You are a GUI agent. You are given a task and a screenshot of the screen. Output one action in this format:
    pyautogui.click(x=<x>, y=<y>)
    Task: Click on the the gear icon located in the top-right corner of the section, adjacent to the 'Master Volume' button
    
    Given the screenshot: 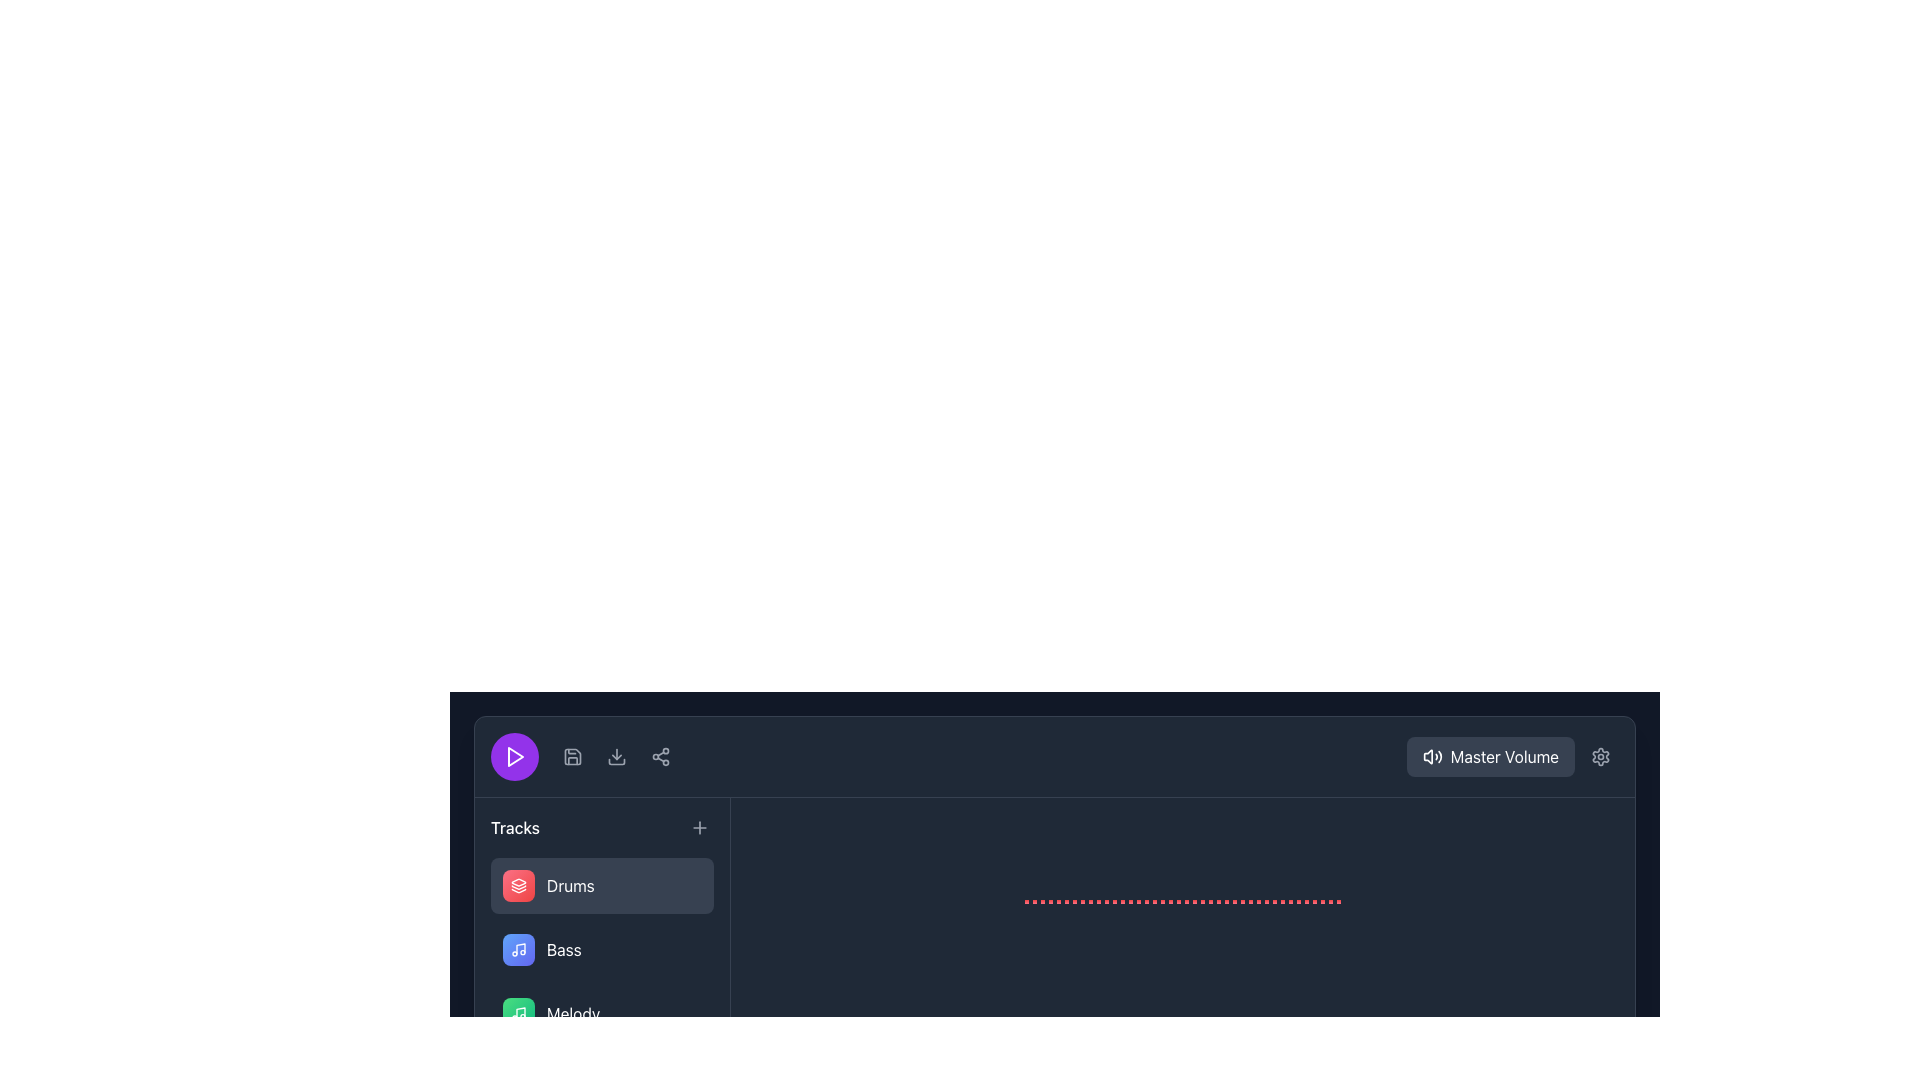 What is the action you would take?
    pyautogui.click(x=1601, y=756)
    